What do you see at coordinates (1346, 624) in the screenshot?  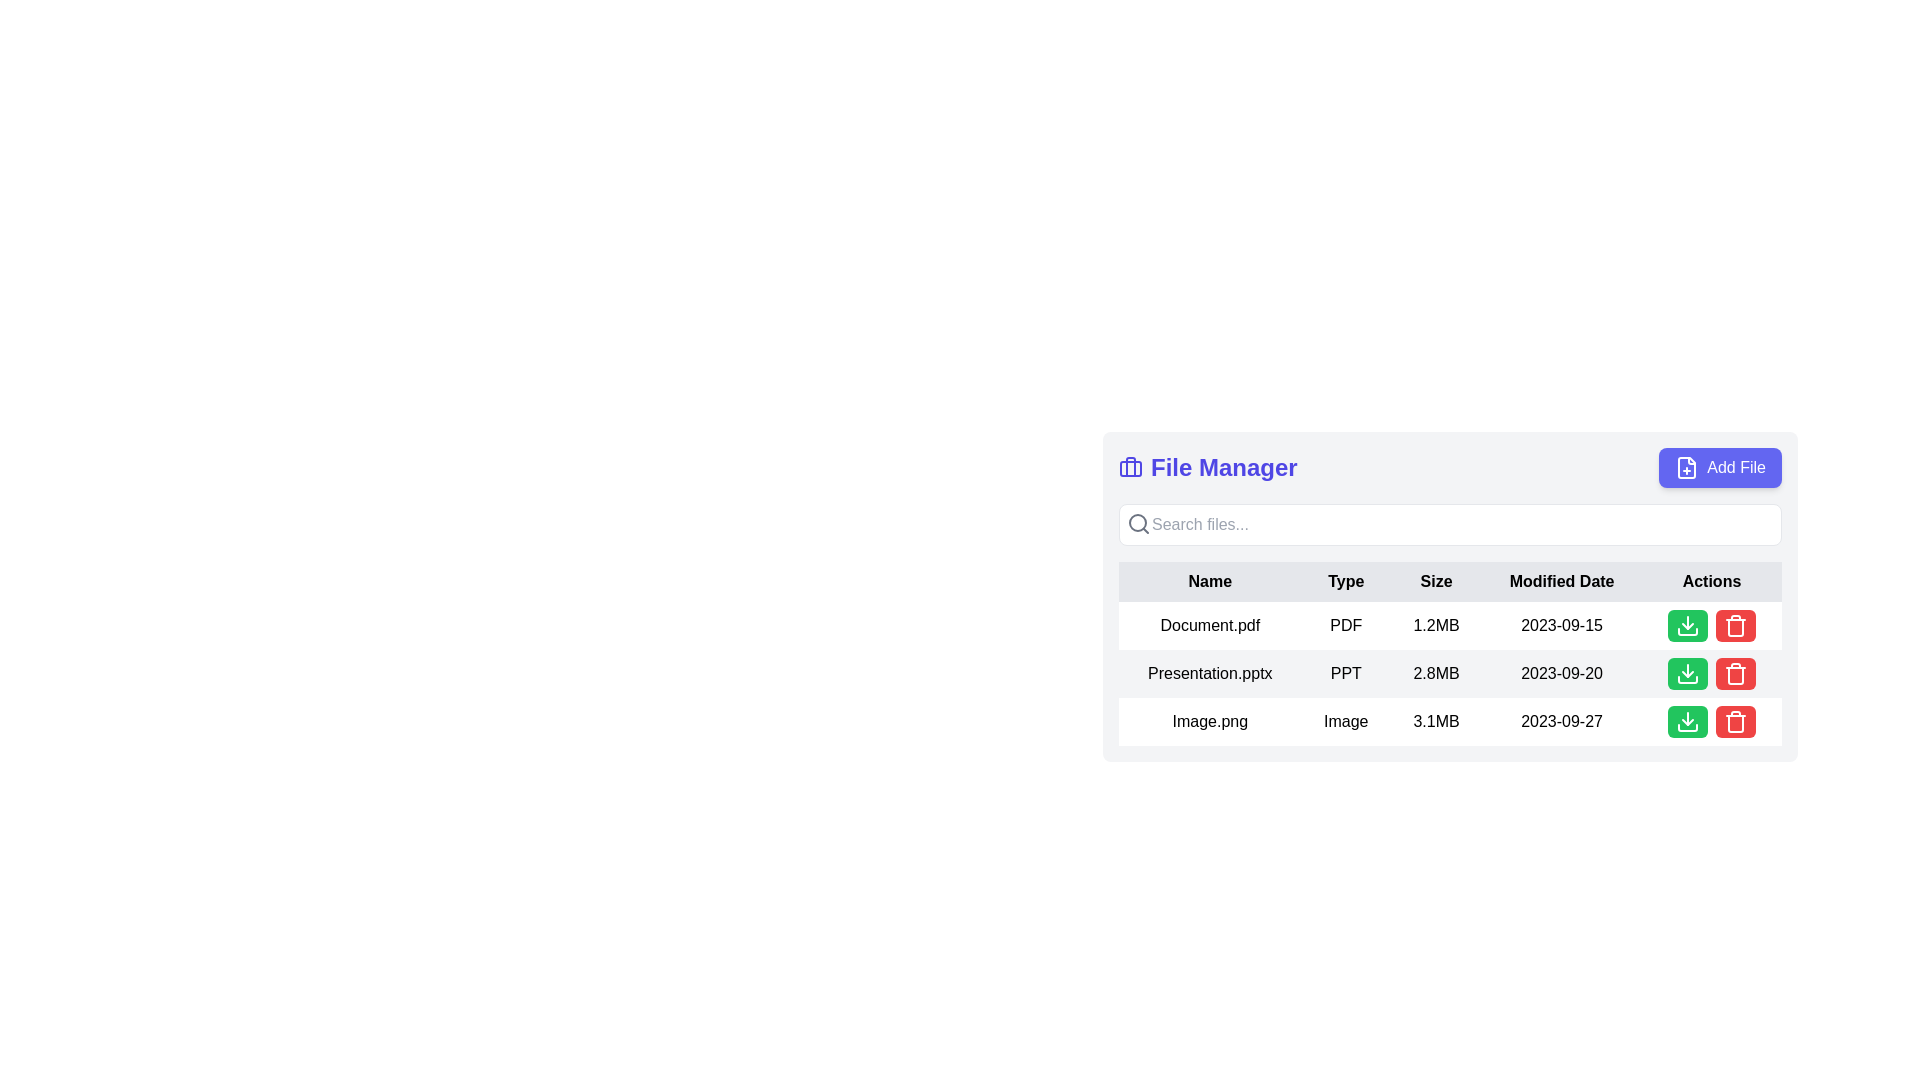 I see `the text label displaying 'PDF' in the 'Type' column of the File Manager interface, which is styled with class 'px-4 py-2'` at bounding box center [1346, 624].